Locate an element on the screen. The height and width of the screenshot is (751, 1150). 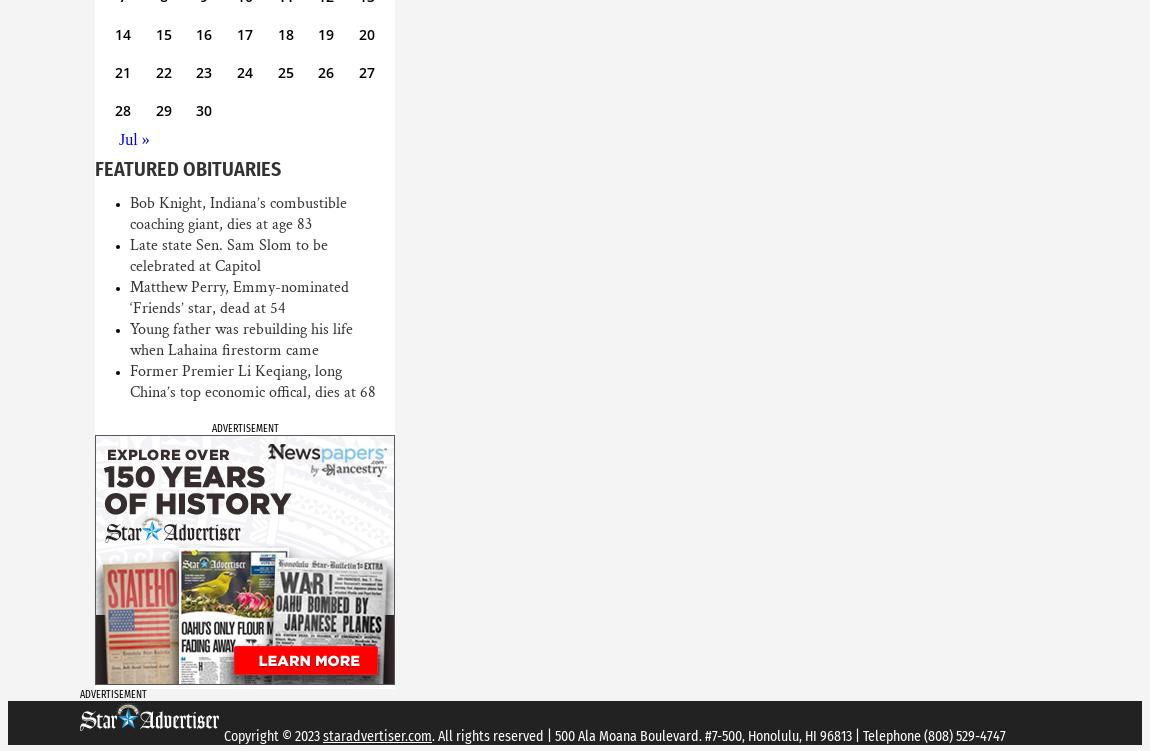
'17' is located at coordinates (243, 34).